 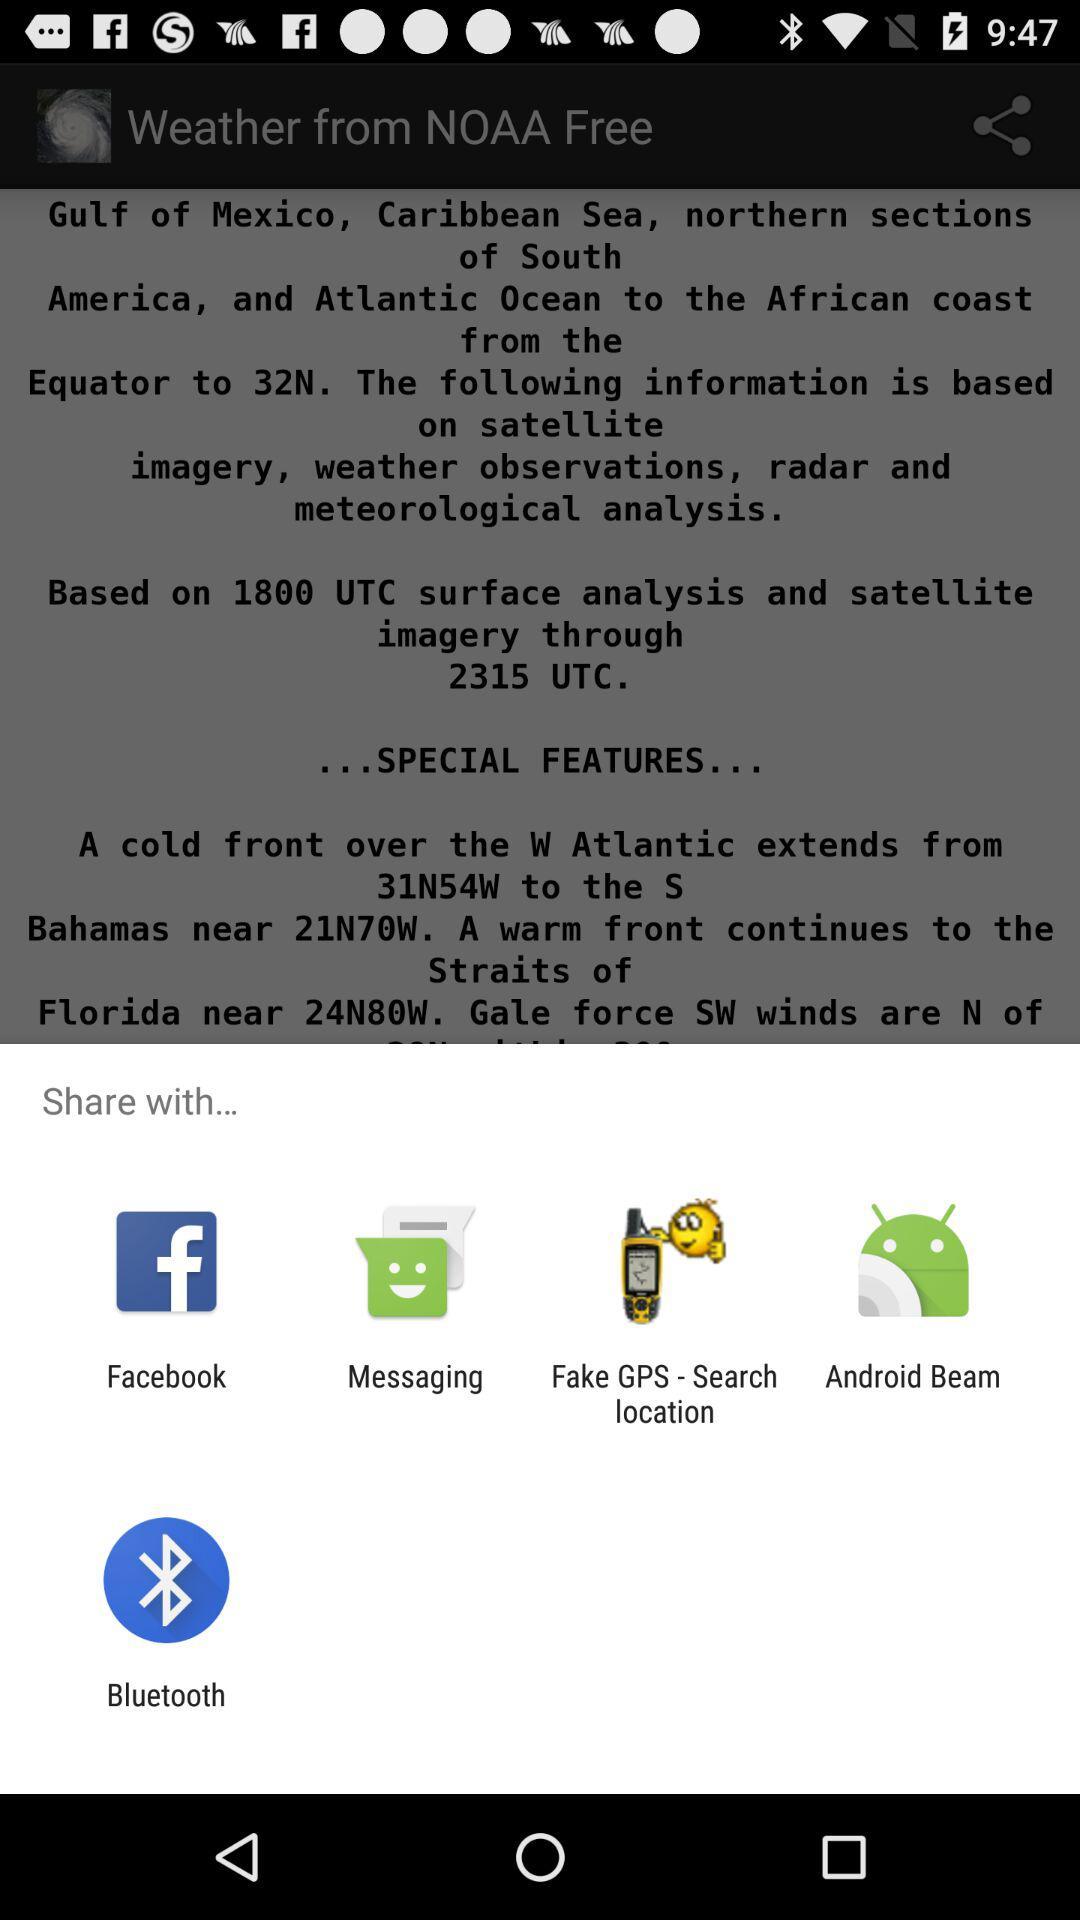 I want to click on icon to the right of fake gps search icon, so click(x=913, y=1392).